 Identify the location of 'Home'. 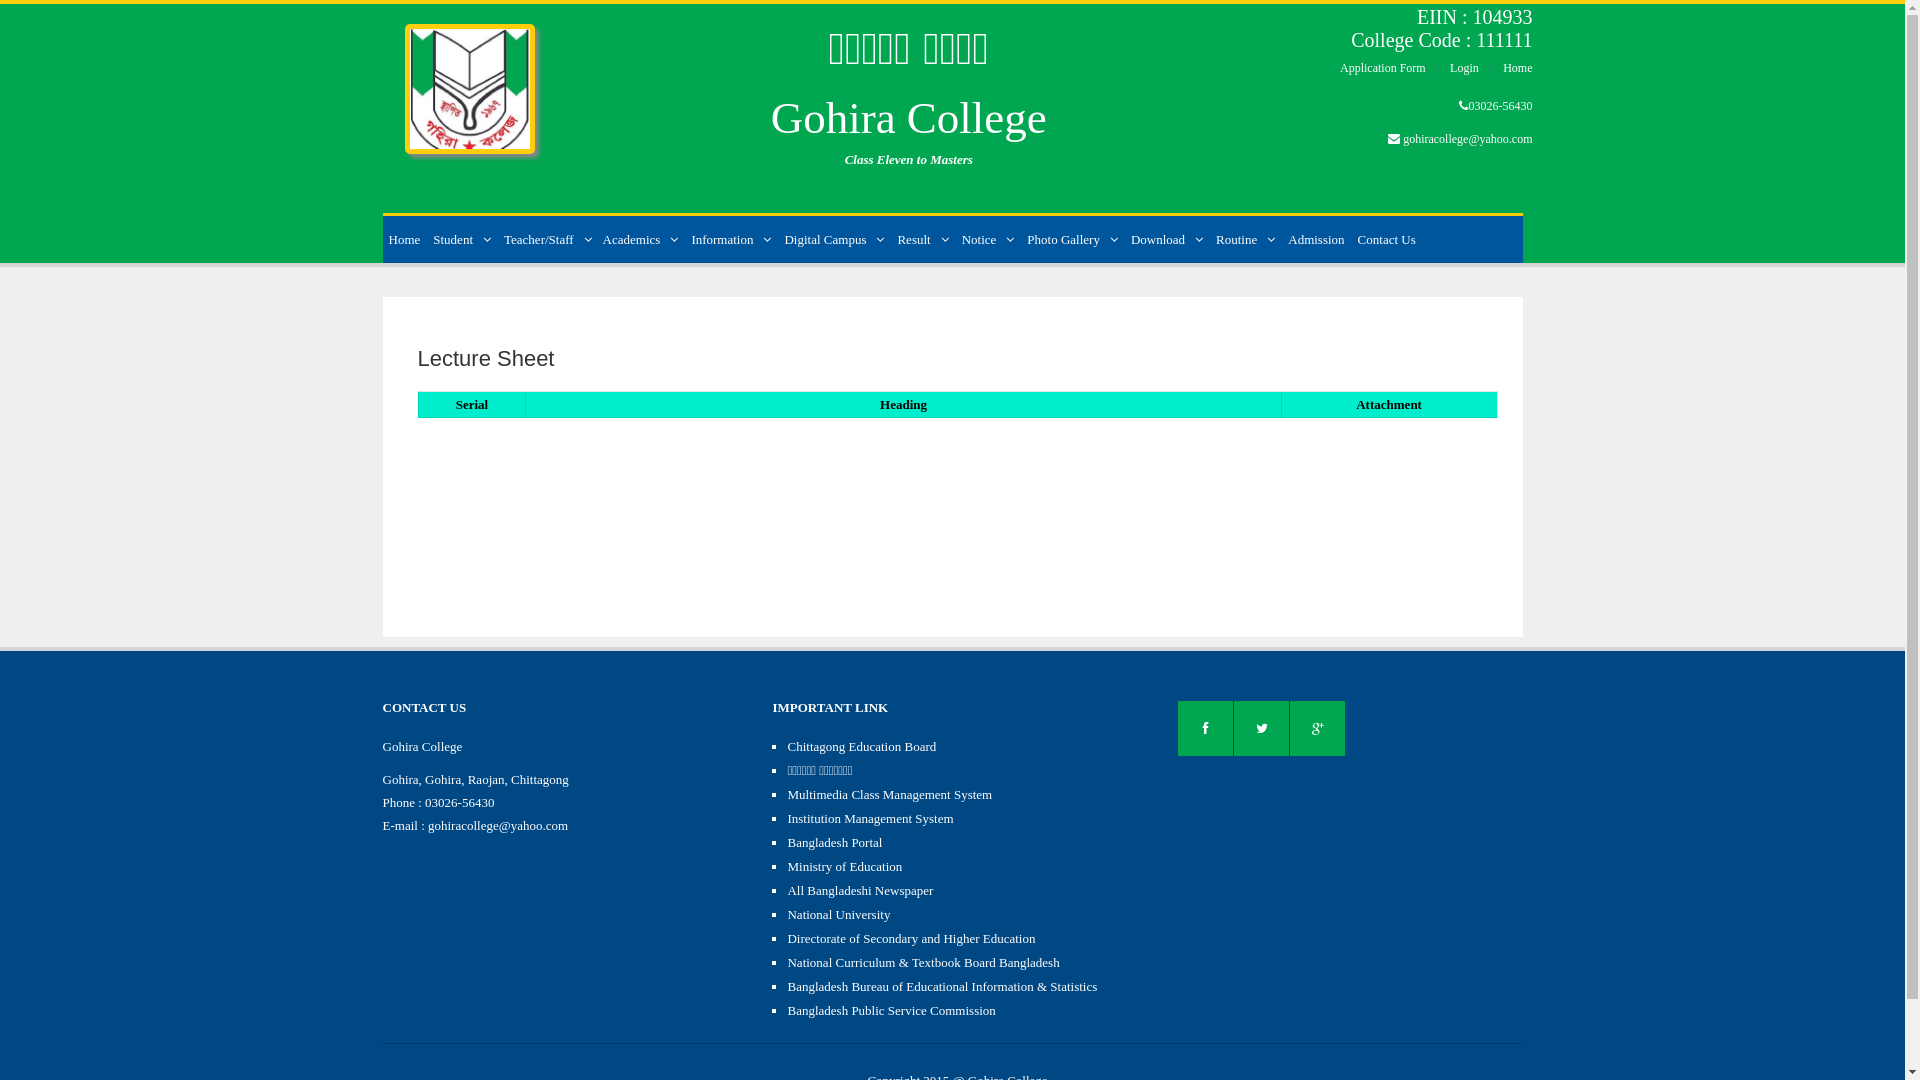
(402, 238).